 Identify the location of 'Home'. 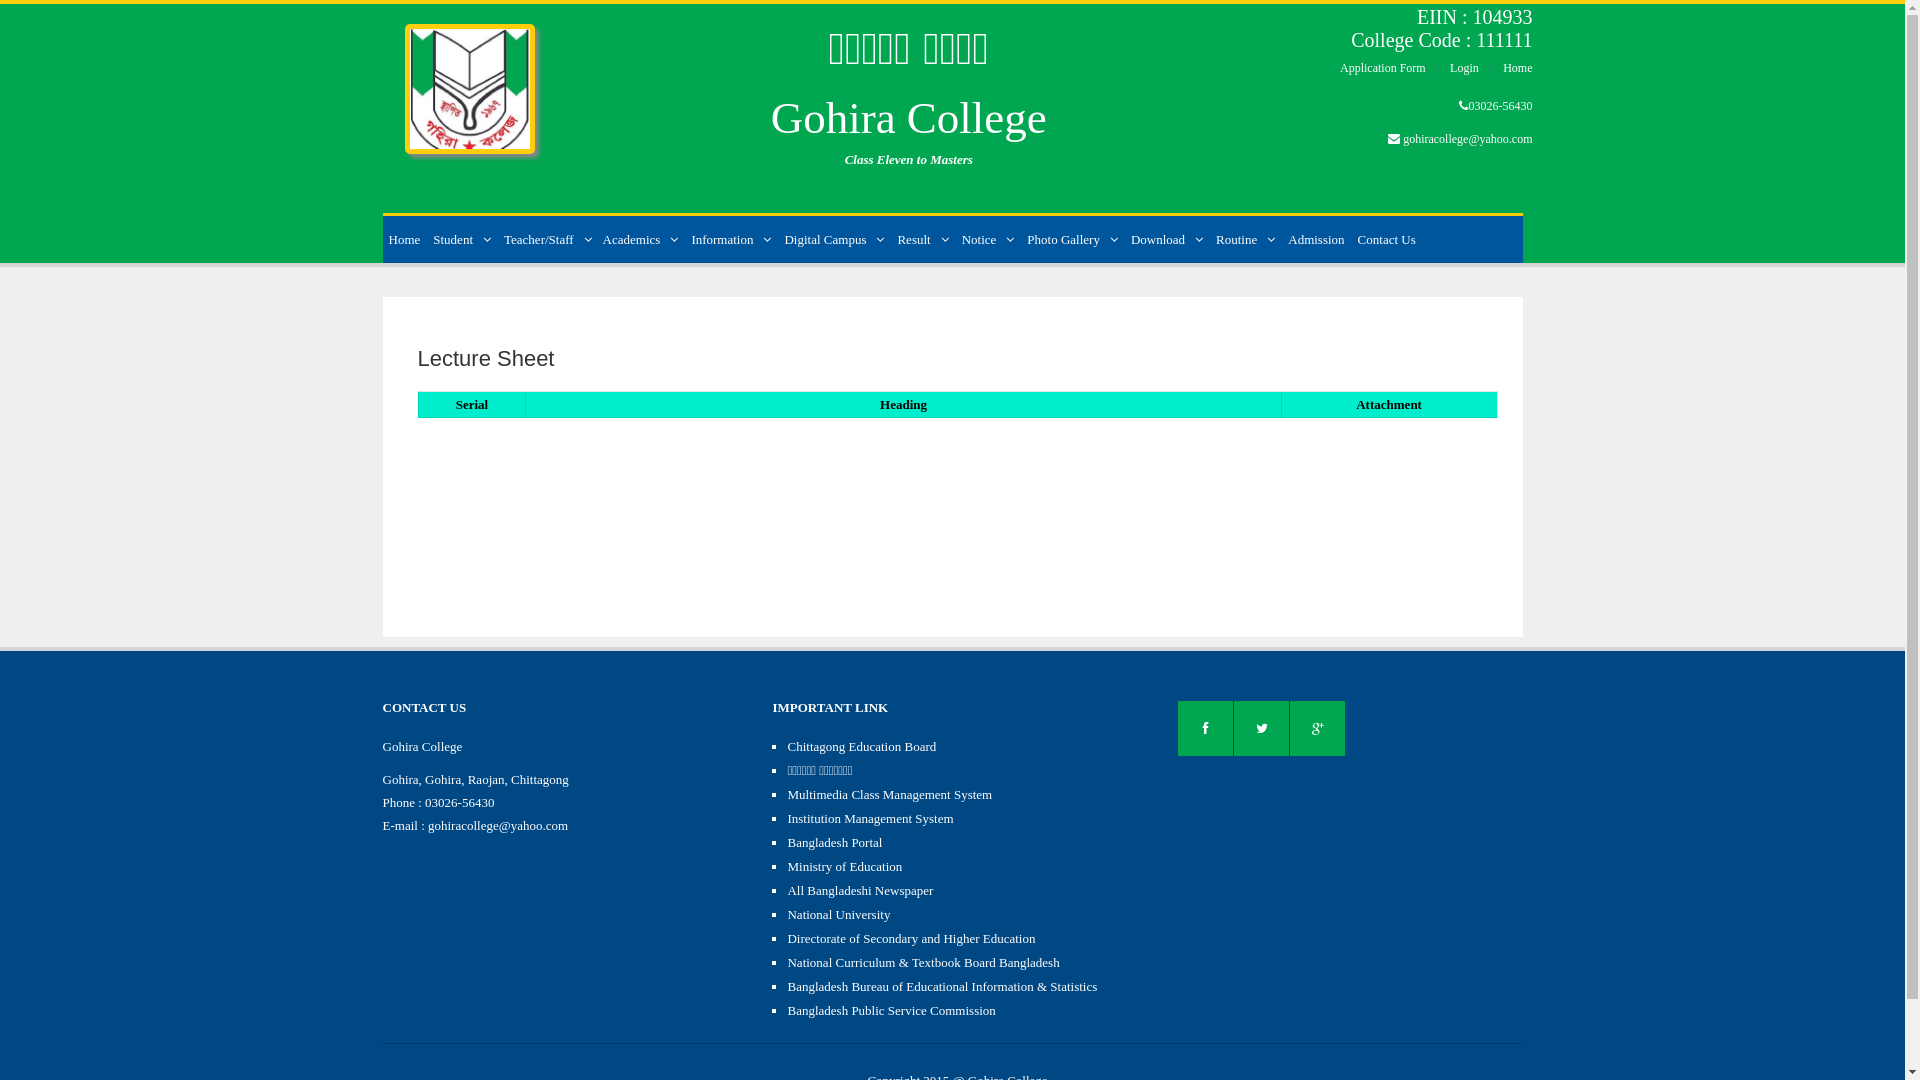
(402, 238).